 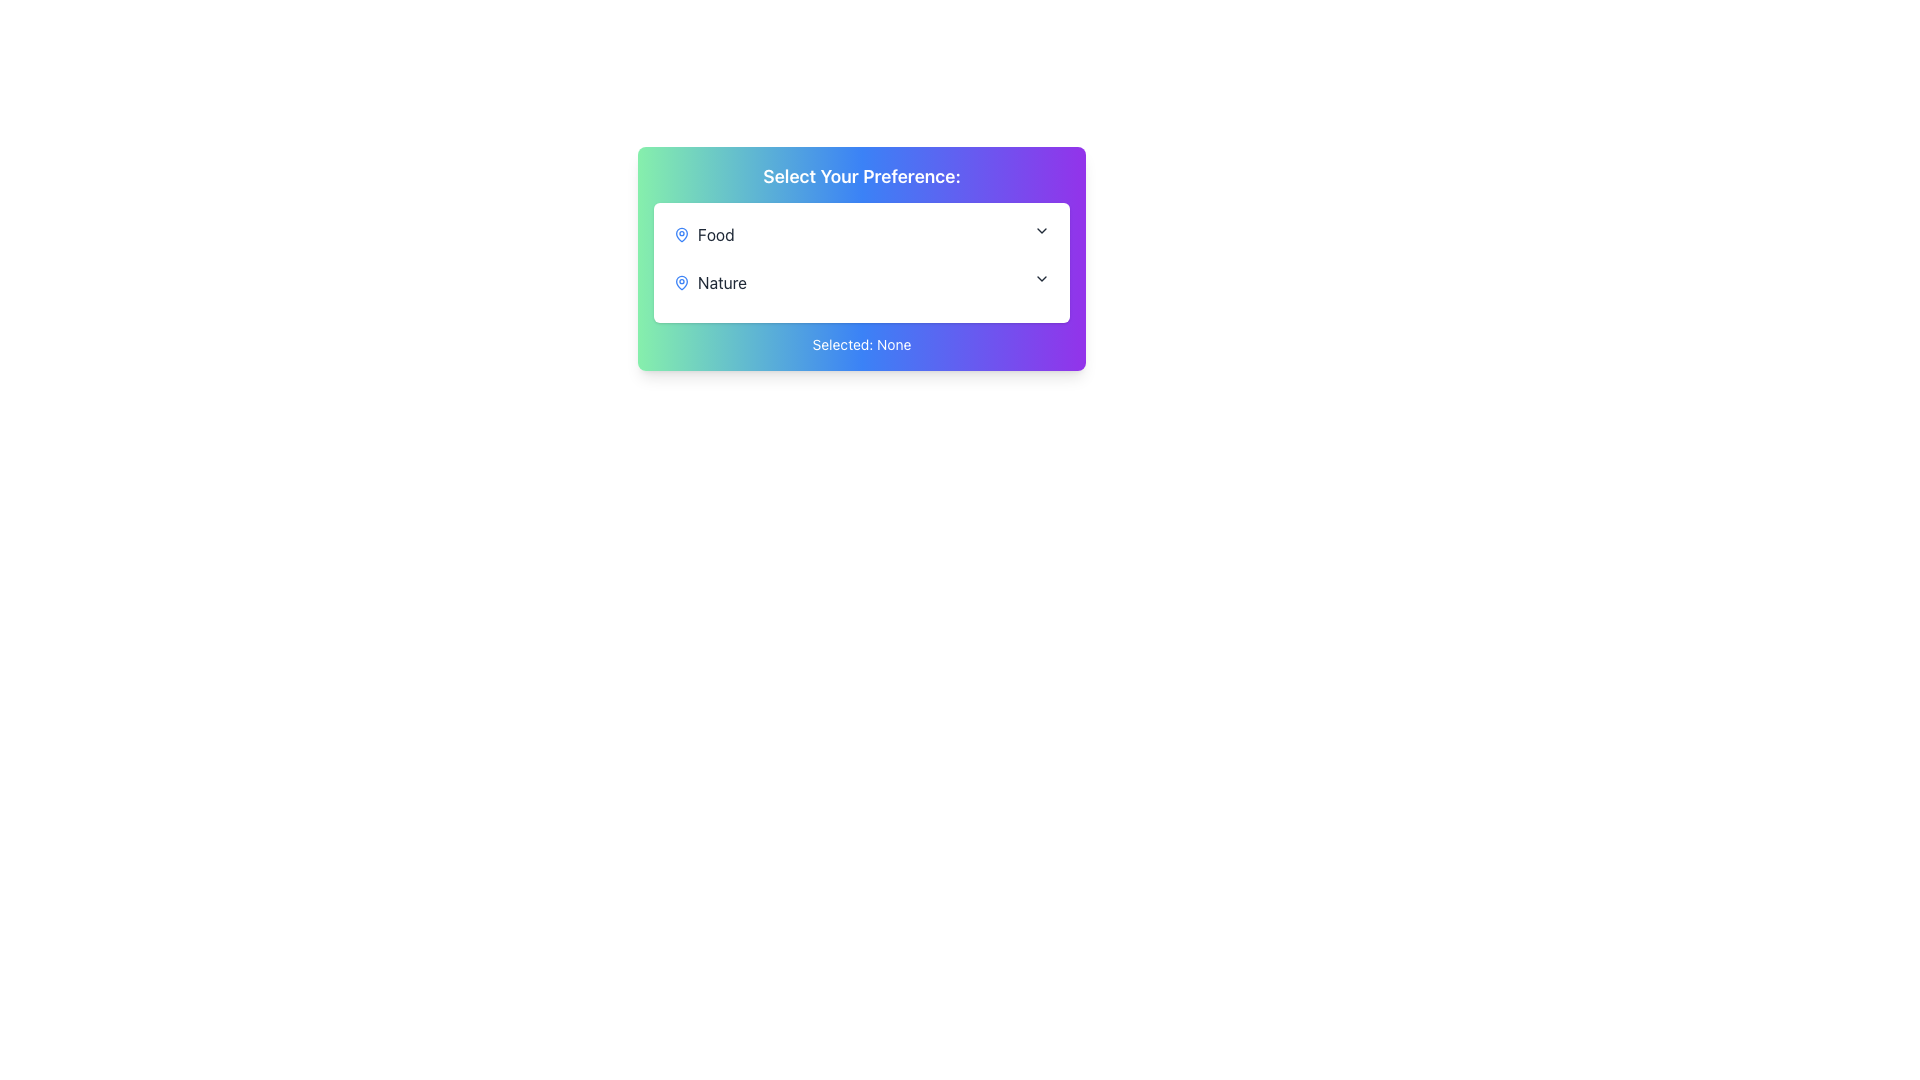 I want to click on the downward-pointing chevron SVG icon located to the right of the 'Nature' text, so click(x=1040, y=278).